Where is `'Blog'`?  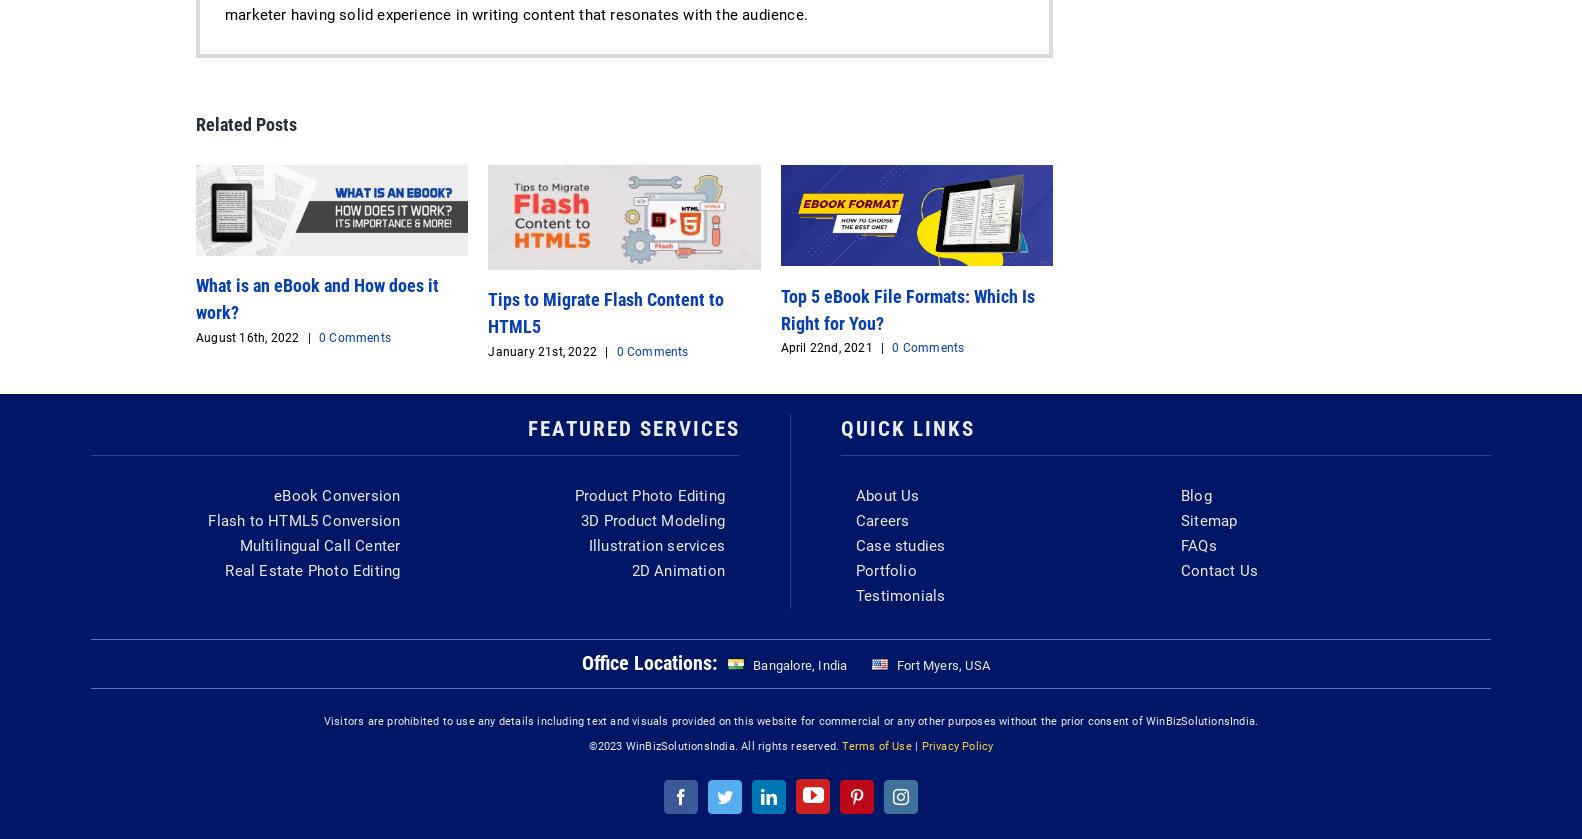 'Blog' is located at coordinates (1195, 494).